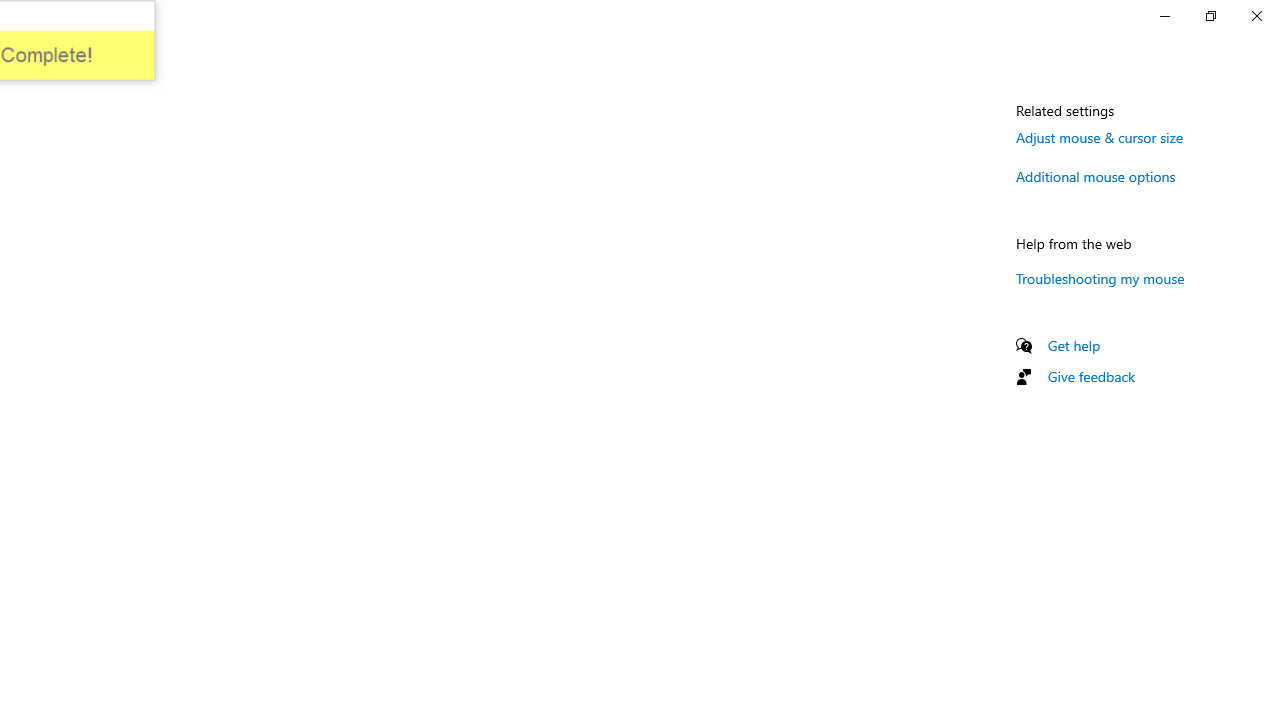  I want to click on 'Adjust mouse & cursor size', so click(1099, 136).